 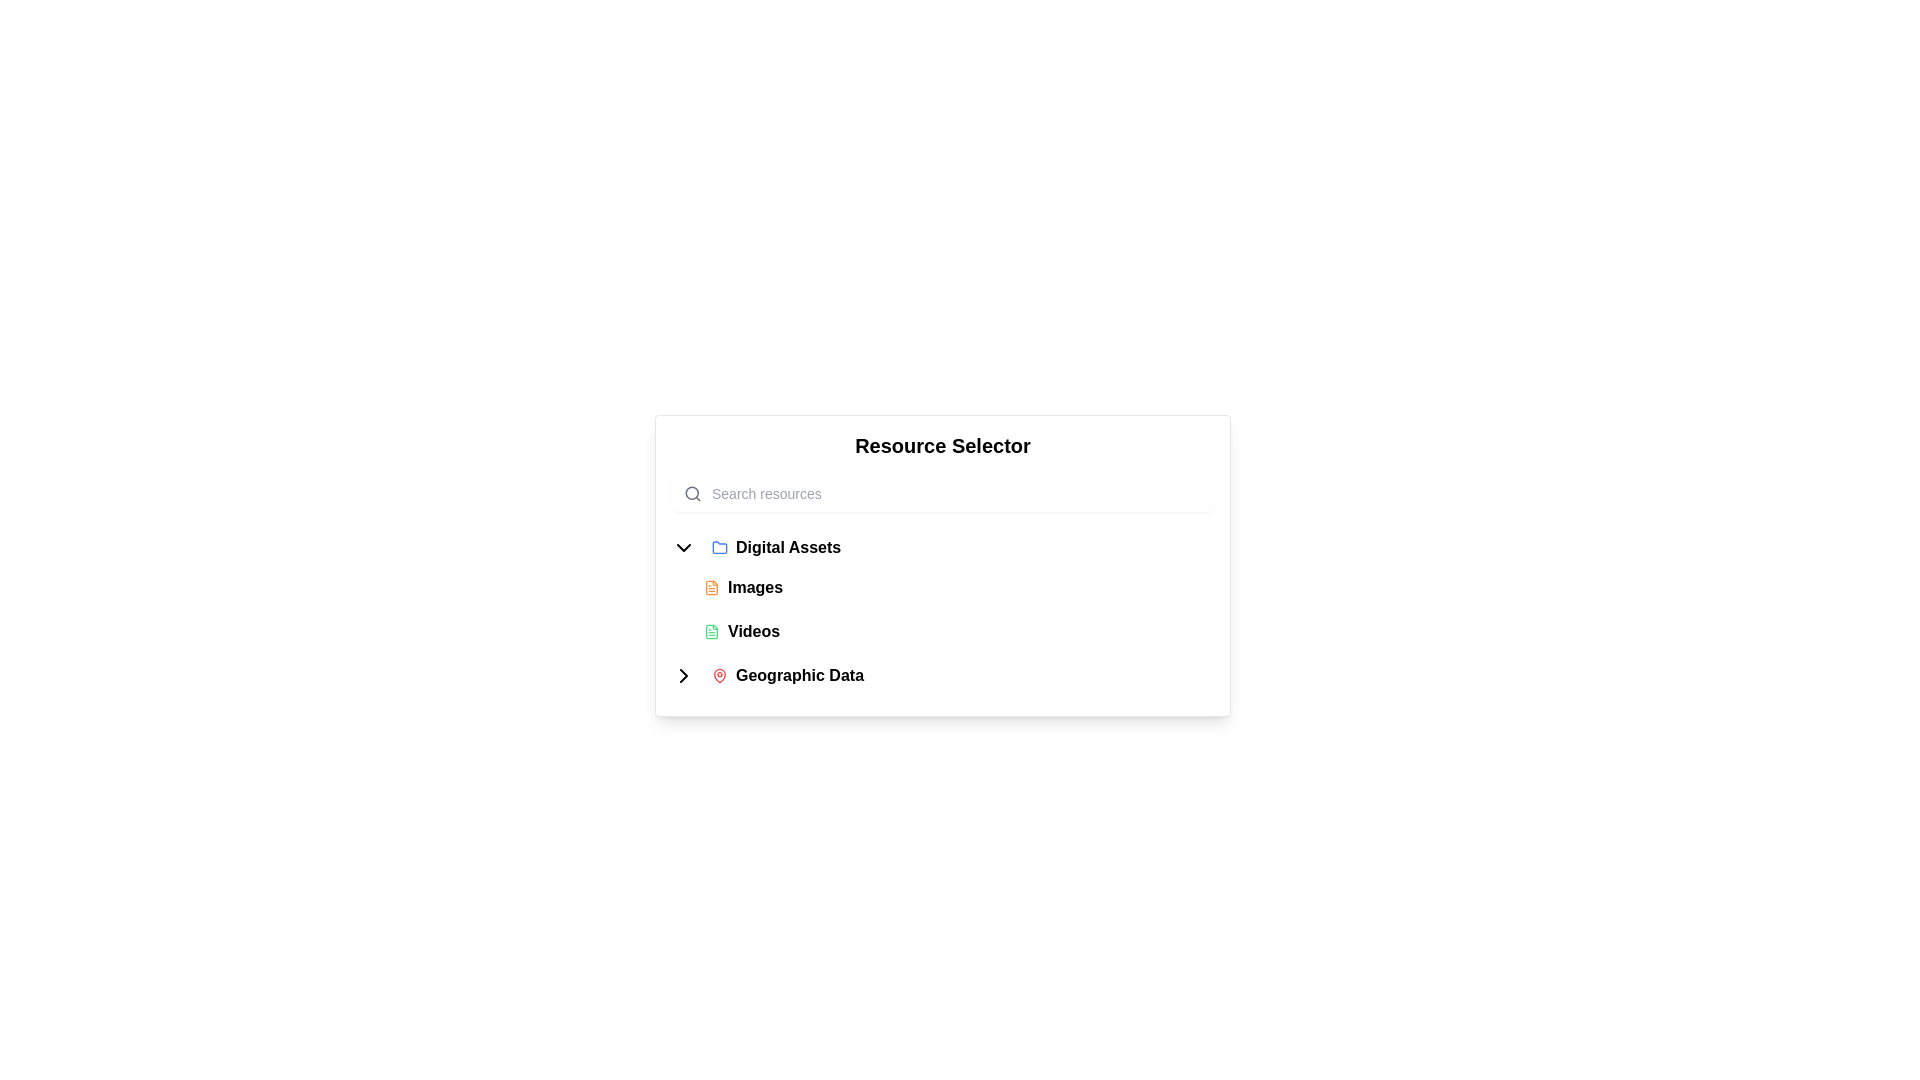 What do you see at coordinates (711, 586) in the screenshot?
I see `the 'Images' icon` at bounding box center [711, 586].